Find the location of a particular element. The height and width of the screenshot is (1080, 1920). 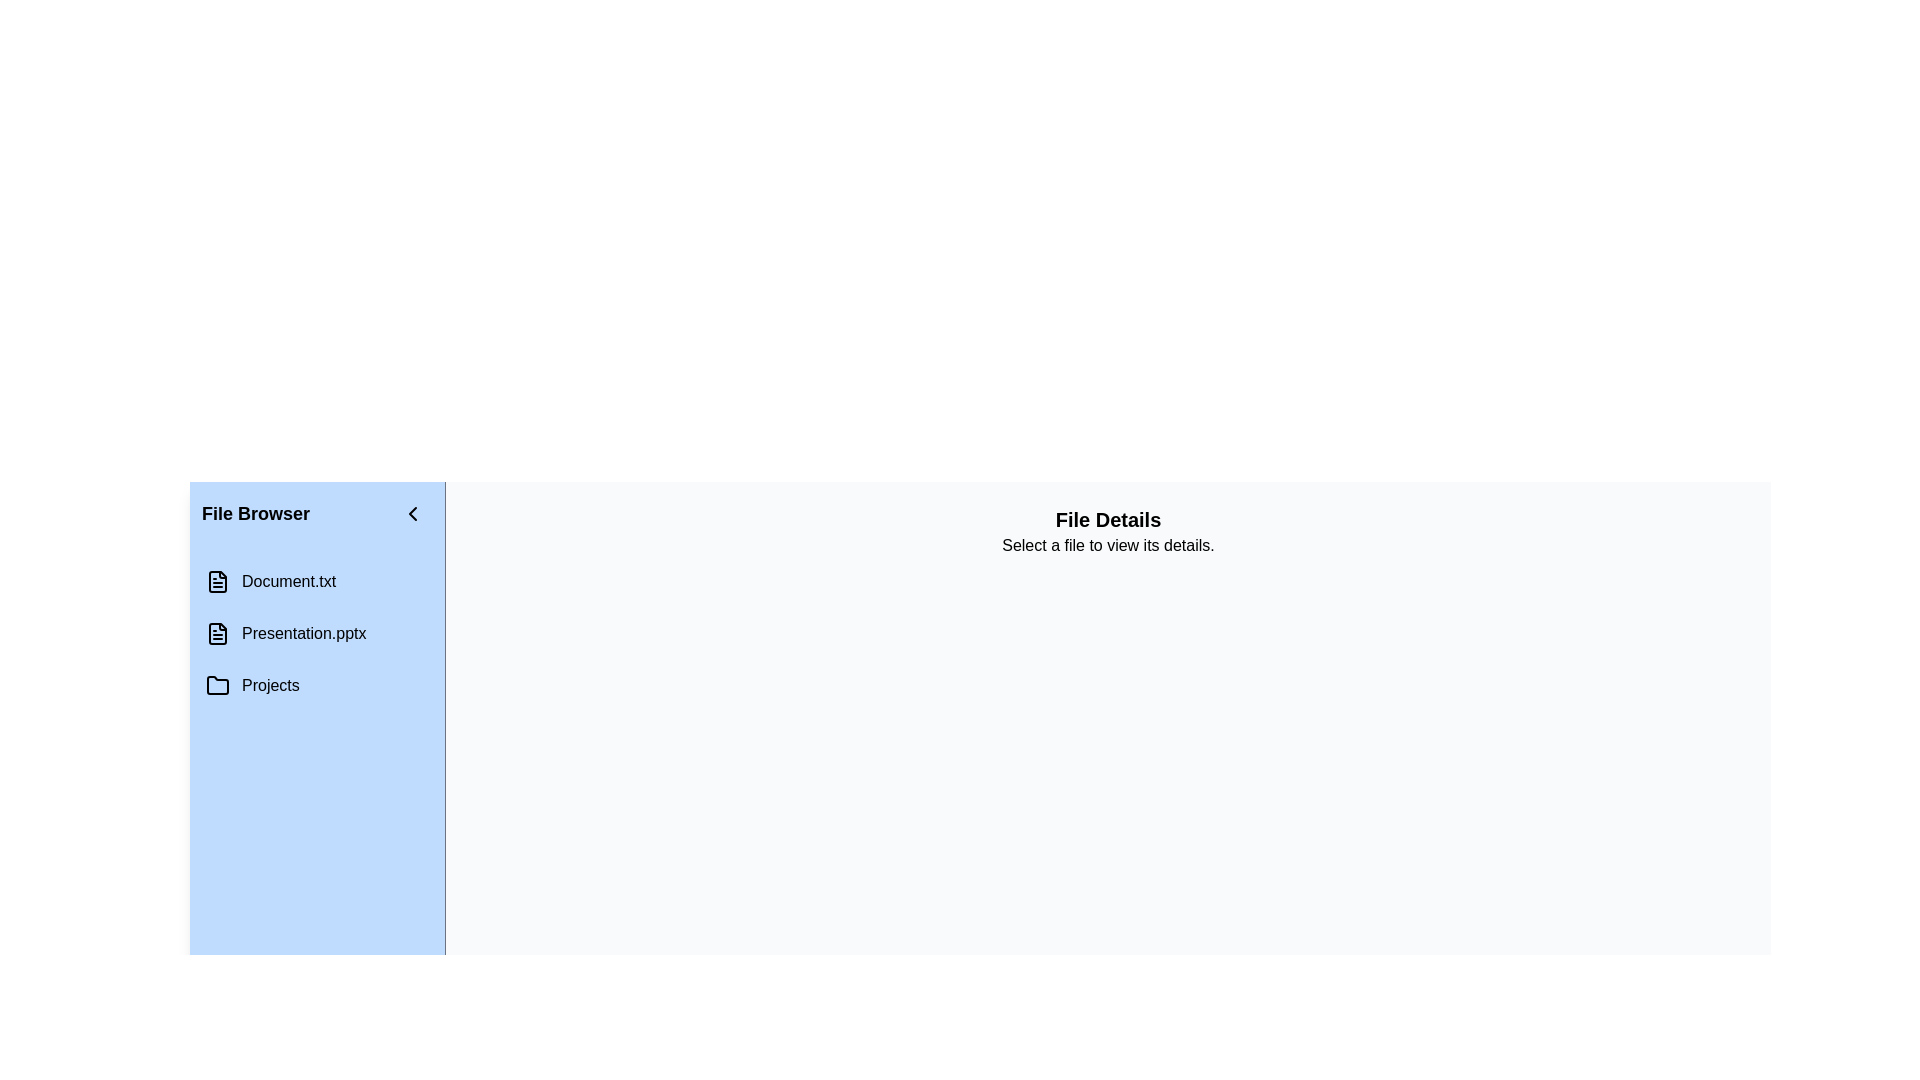

the third item in the vertical list under 'File Browser' is located at coordinates (316, 685).